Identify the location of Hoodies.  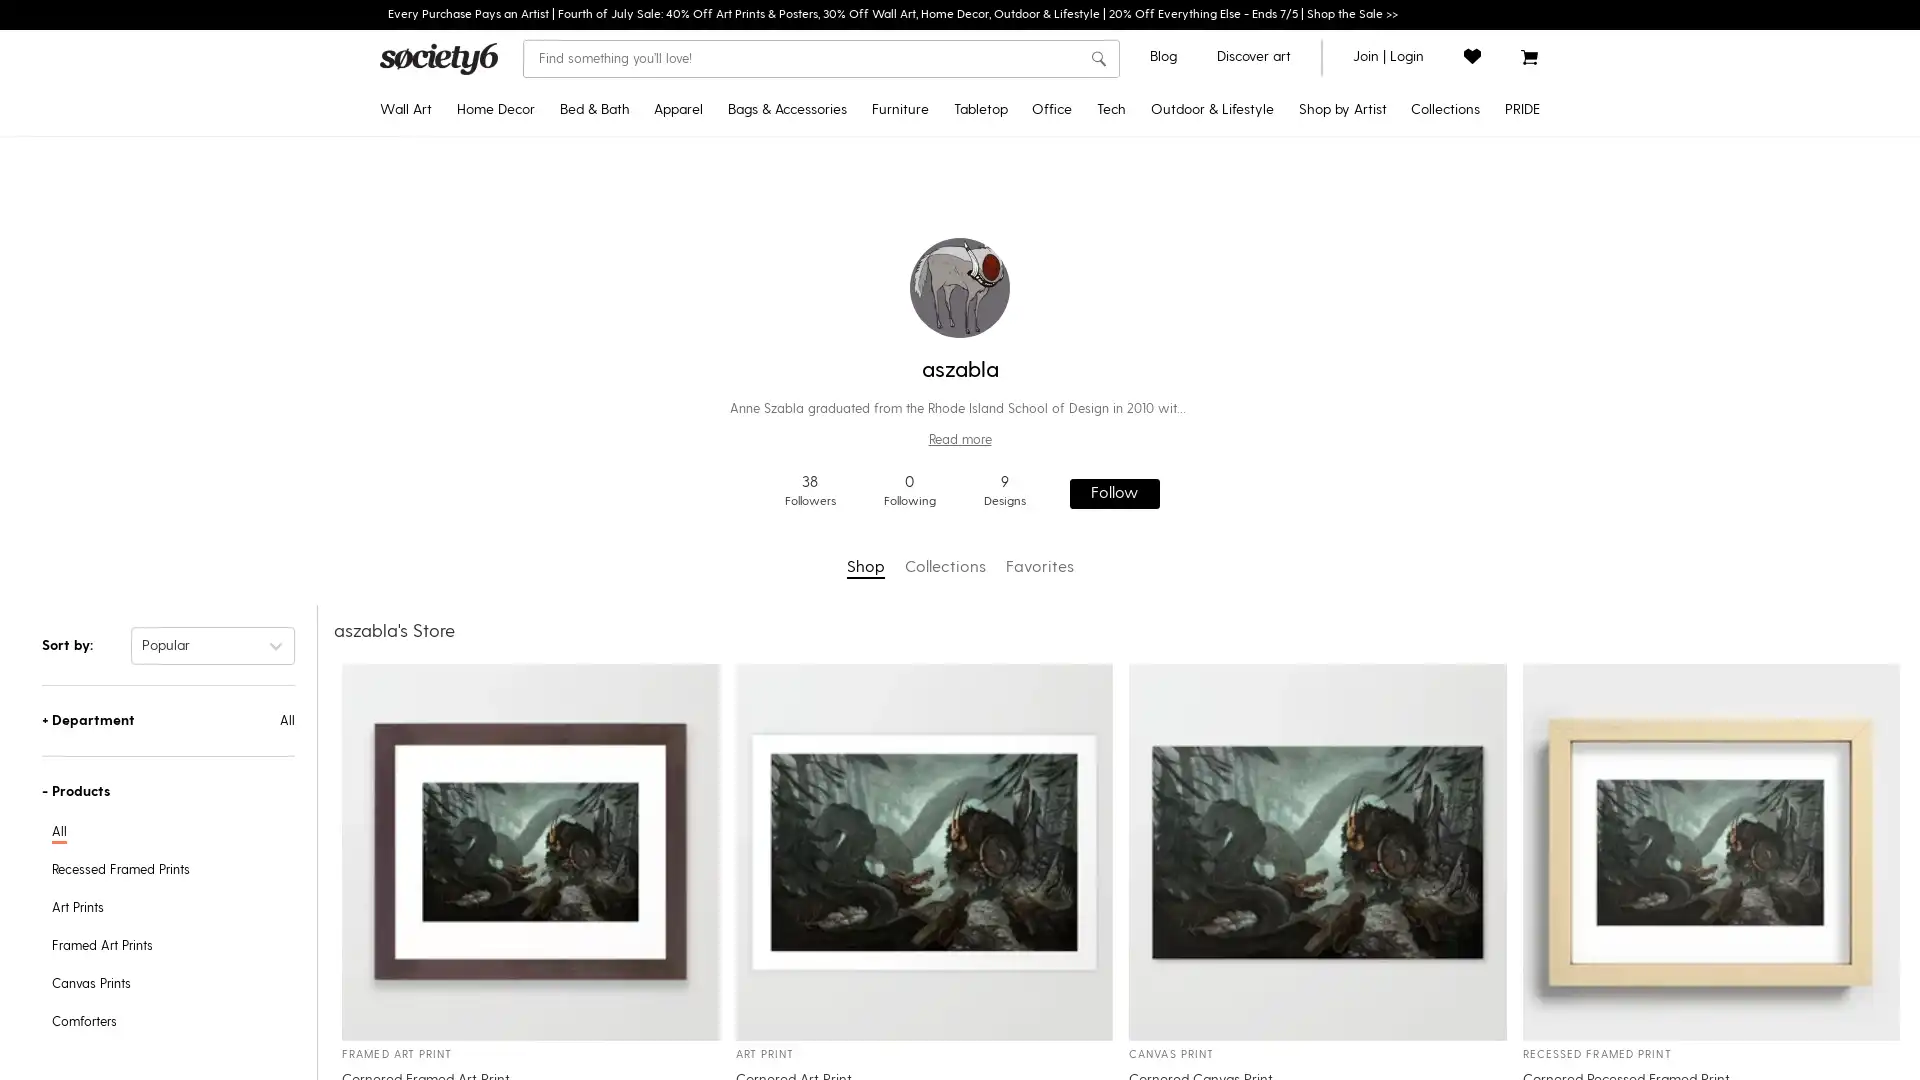
(741, 224).